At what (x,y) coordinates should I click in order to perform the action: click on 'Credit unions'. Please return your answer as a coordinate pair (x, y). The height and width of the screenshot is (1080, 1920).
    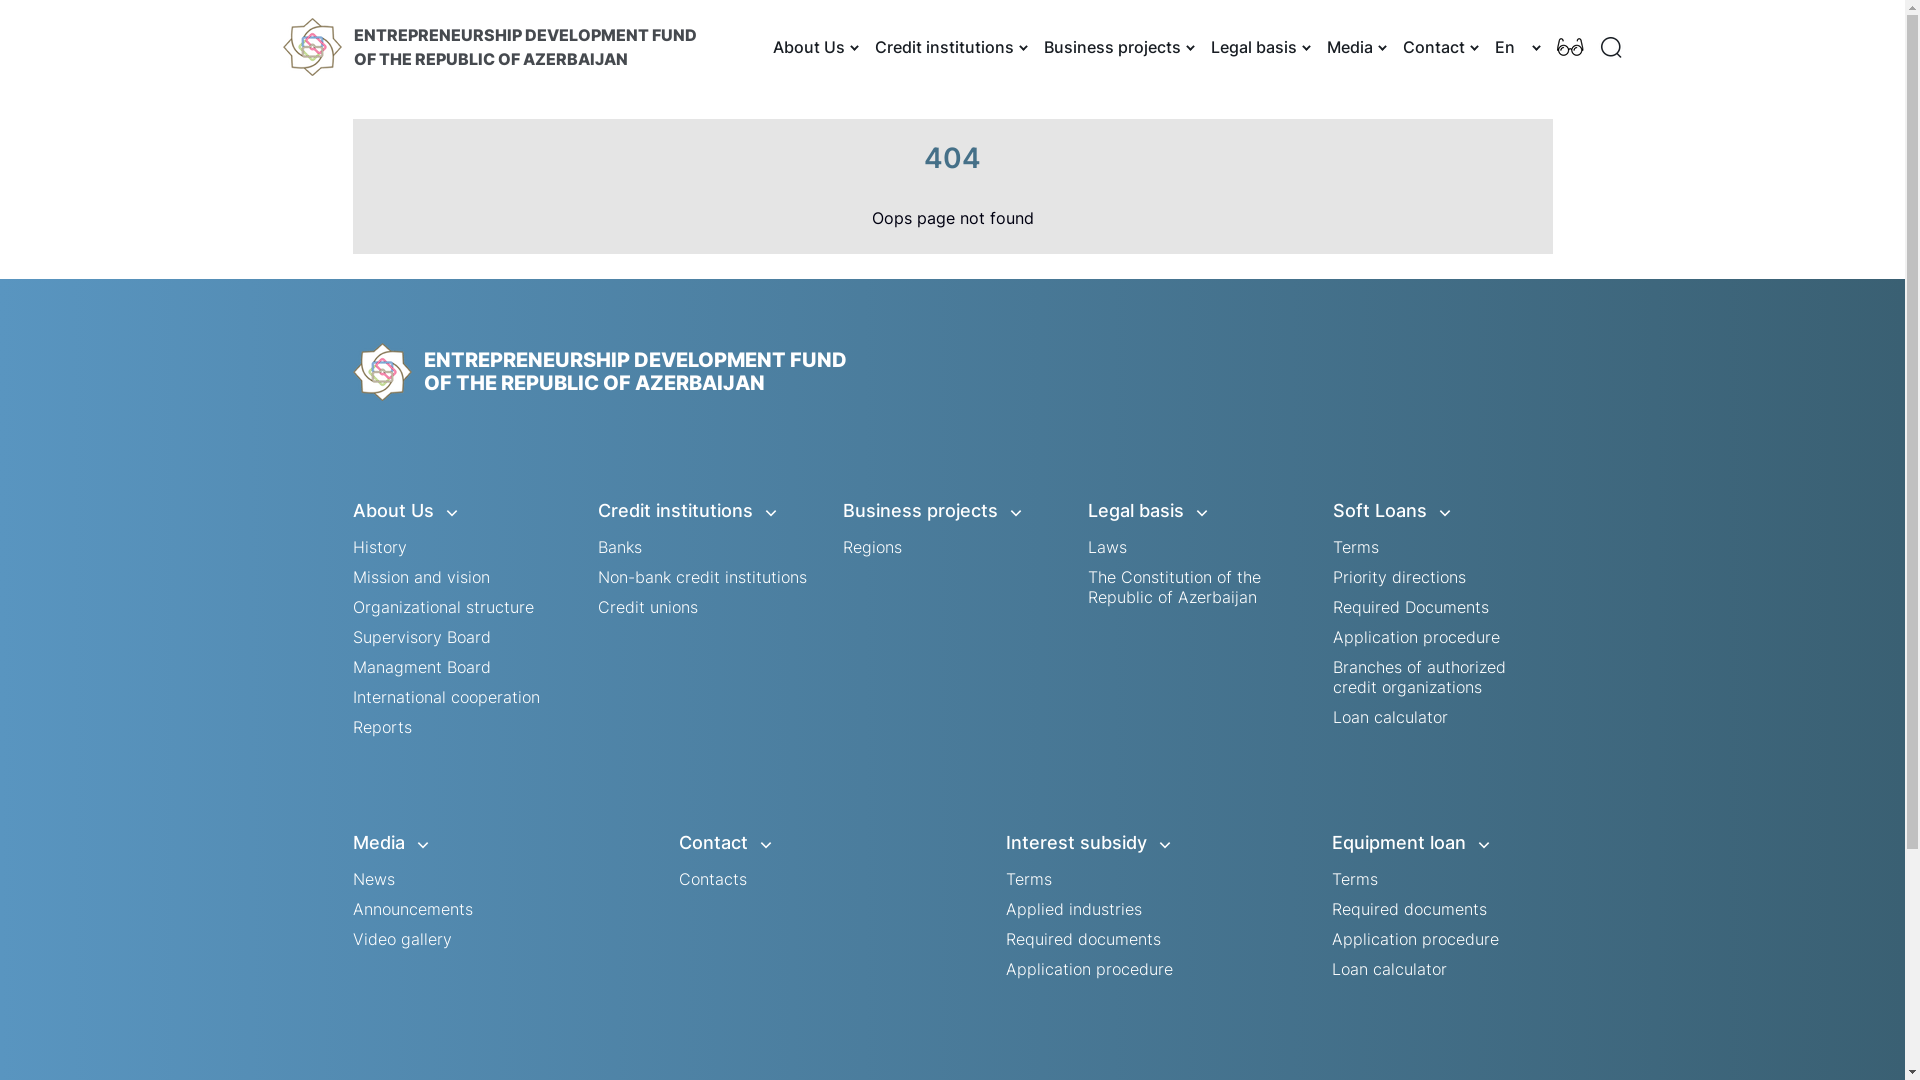
    Looking at the image, I should click on (648, 605).